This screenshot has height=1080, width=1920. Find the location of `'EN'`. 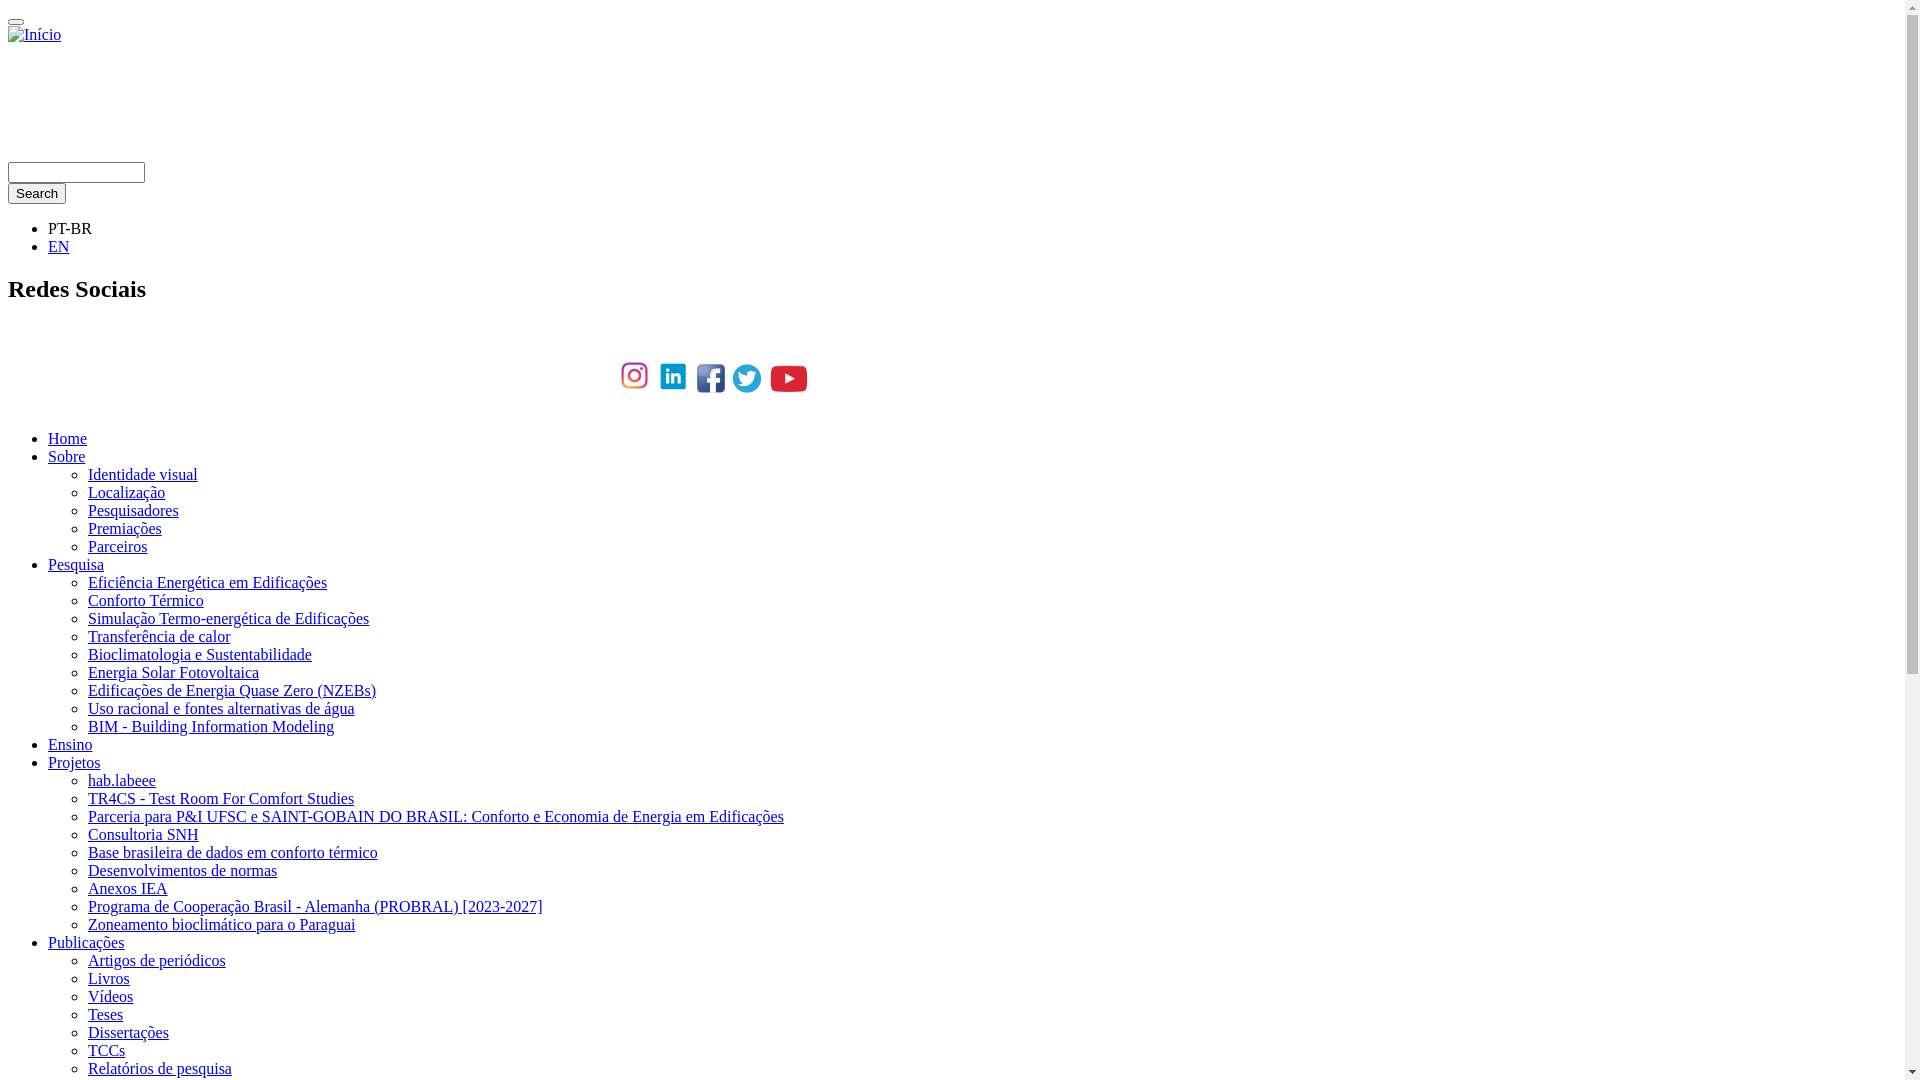

'EN' is located at coordinates (58, 245).